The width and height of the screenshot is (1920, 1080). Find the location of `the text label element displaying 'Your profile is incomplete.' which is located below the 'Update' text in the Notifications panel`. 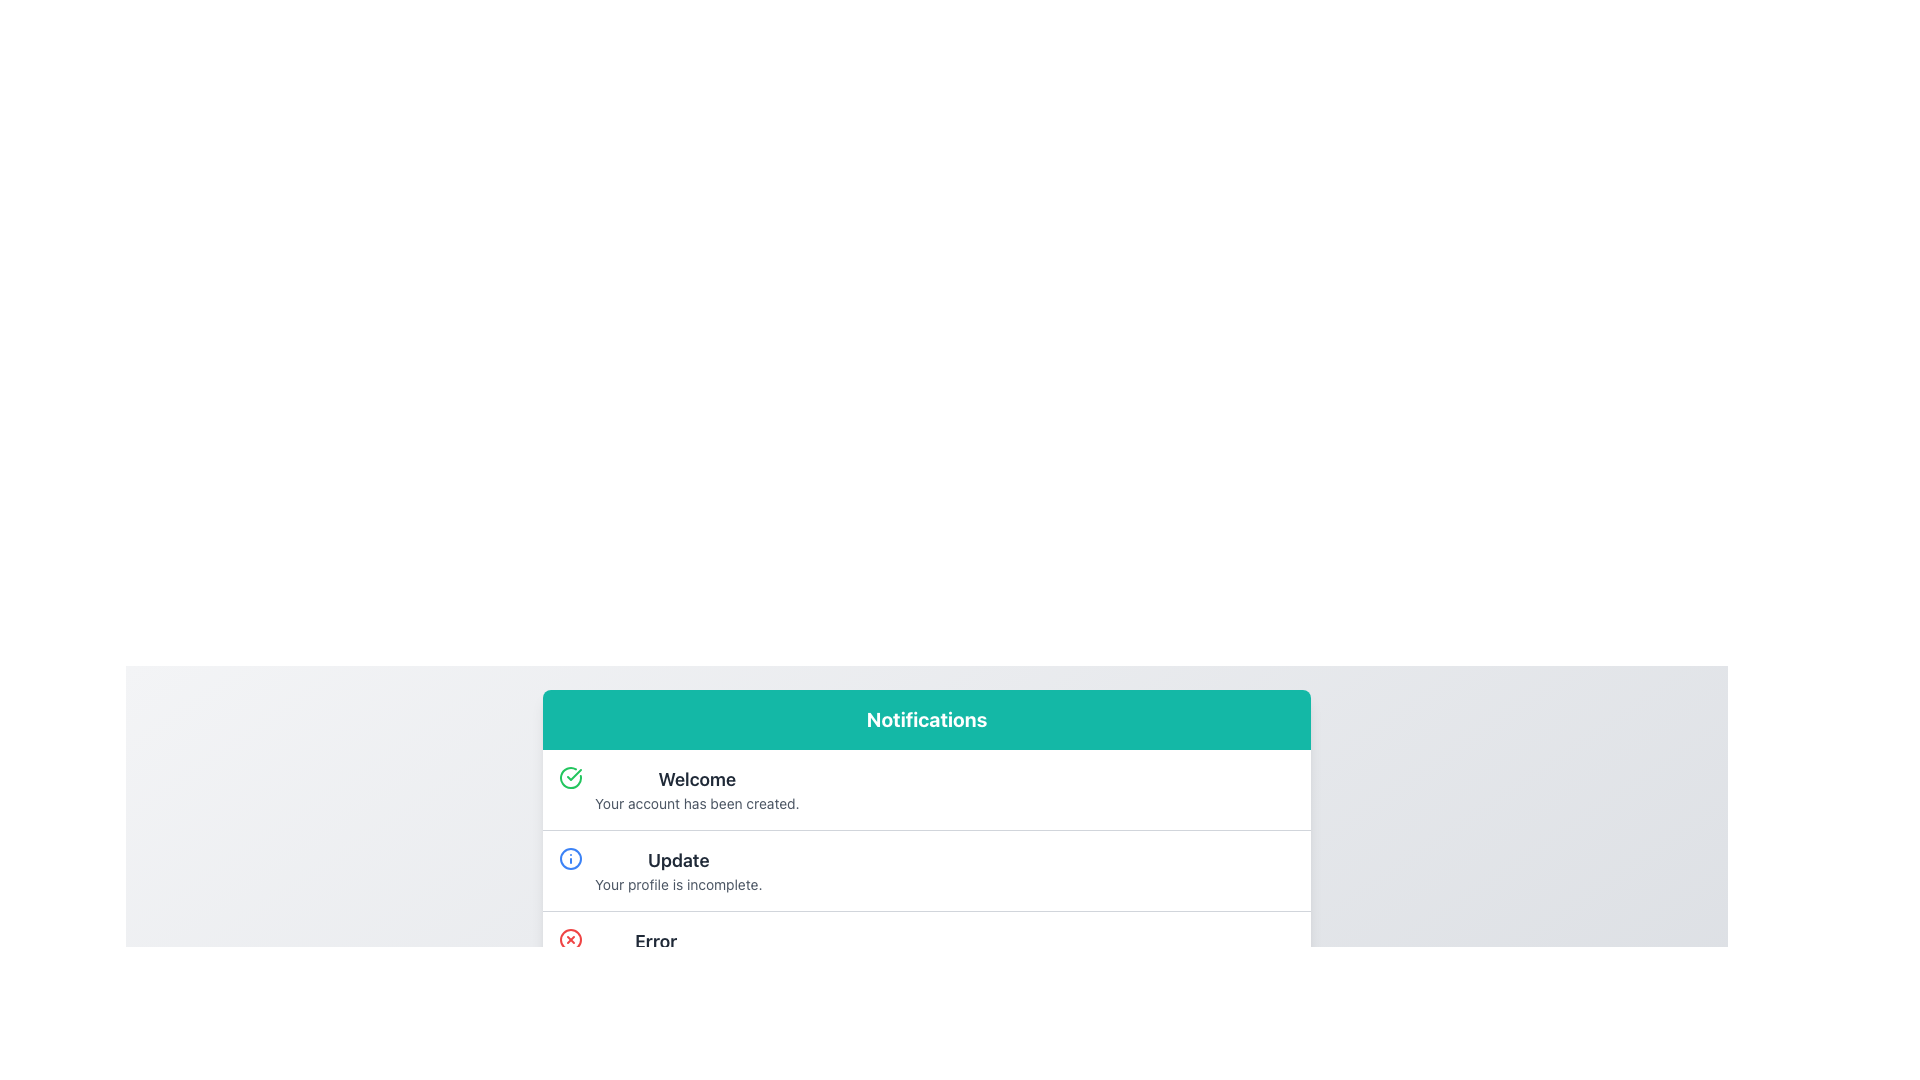

the text label element displaying 'Your profile is incomplete.' which is located below the 'Update' text in the Notifications panel is located at coordinates (678, 883).